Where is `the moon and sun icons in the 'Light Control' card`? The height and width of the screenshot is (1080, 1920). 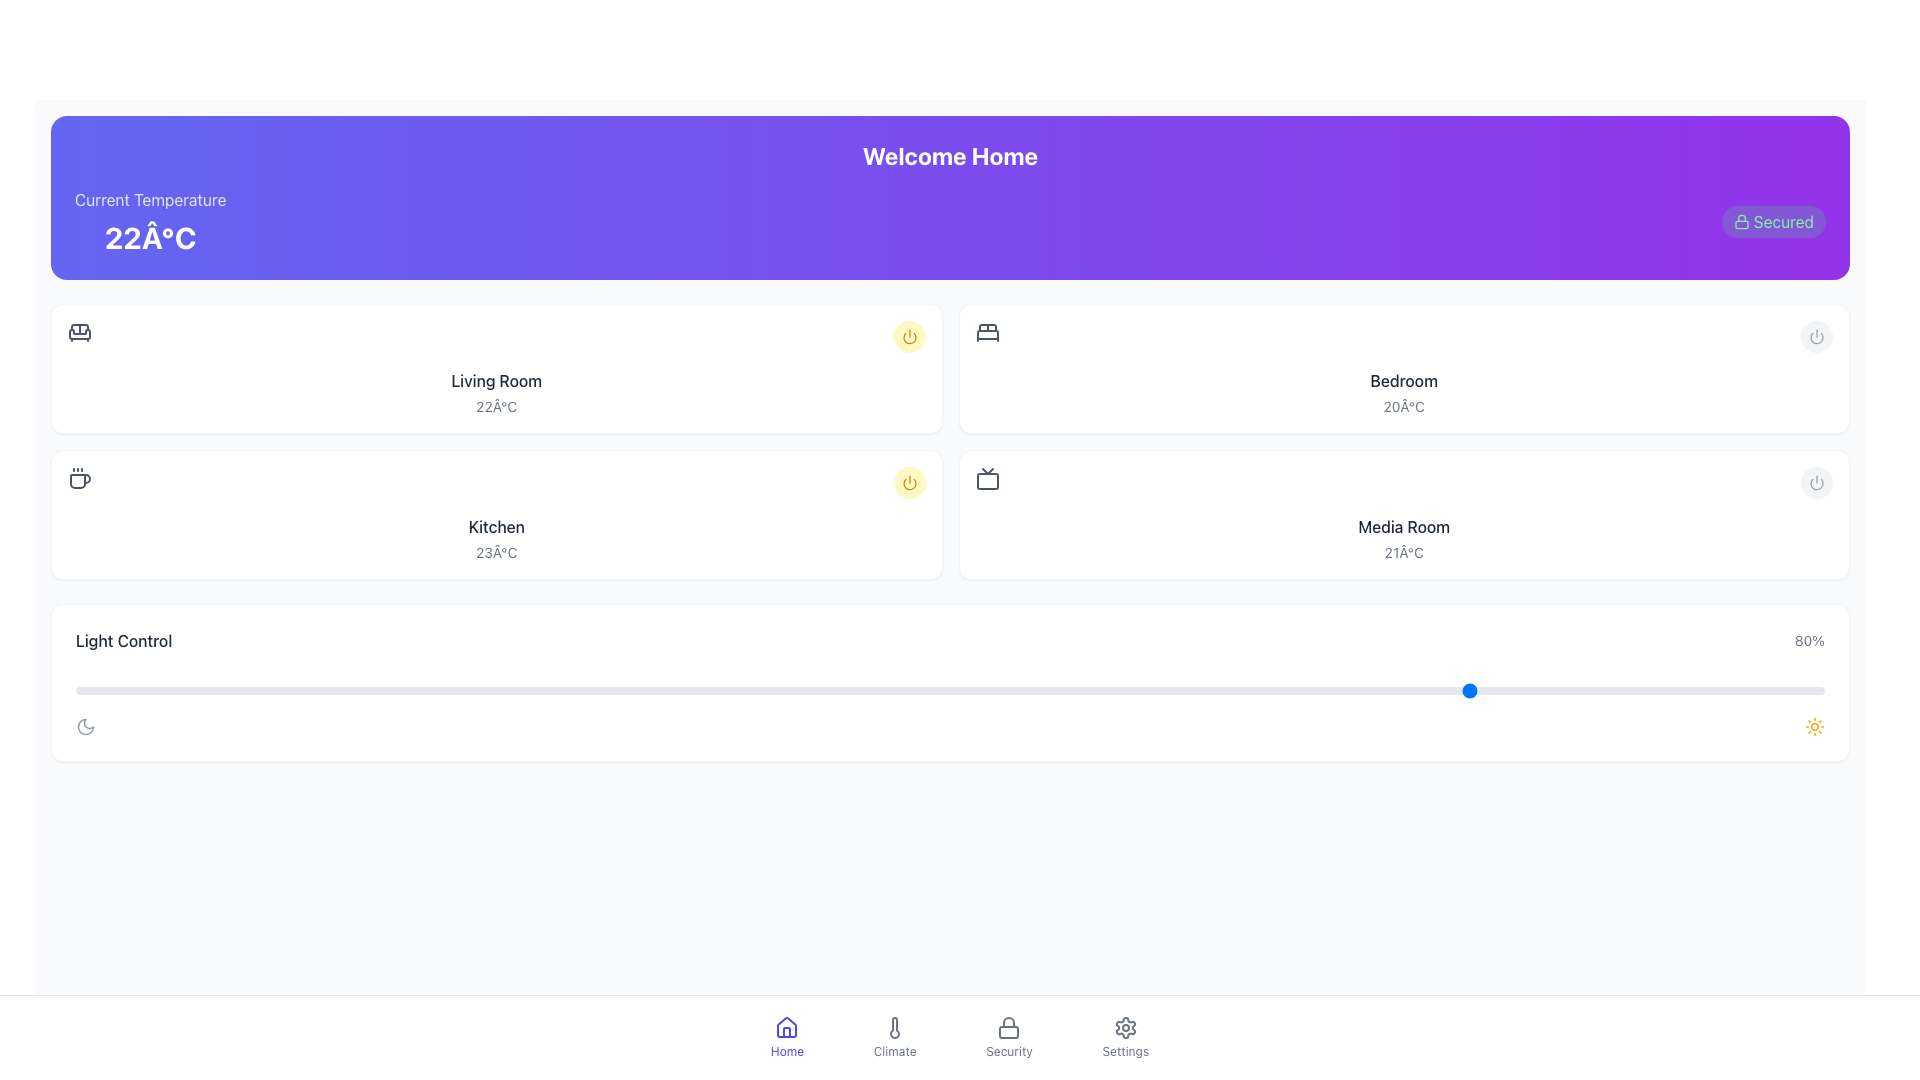
the moon and sun icons in the 'Light Control' card is located at coordinates (949, 726).